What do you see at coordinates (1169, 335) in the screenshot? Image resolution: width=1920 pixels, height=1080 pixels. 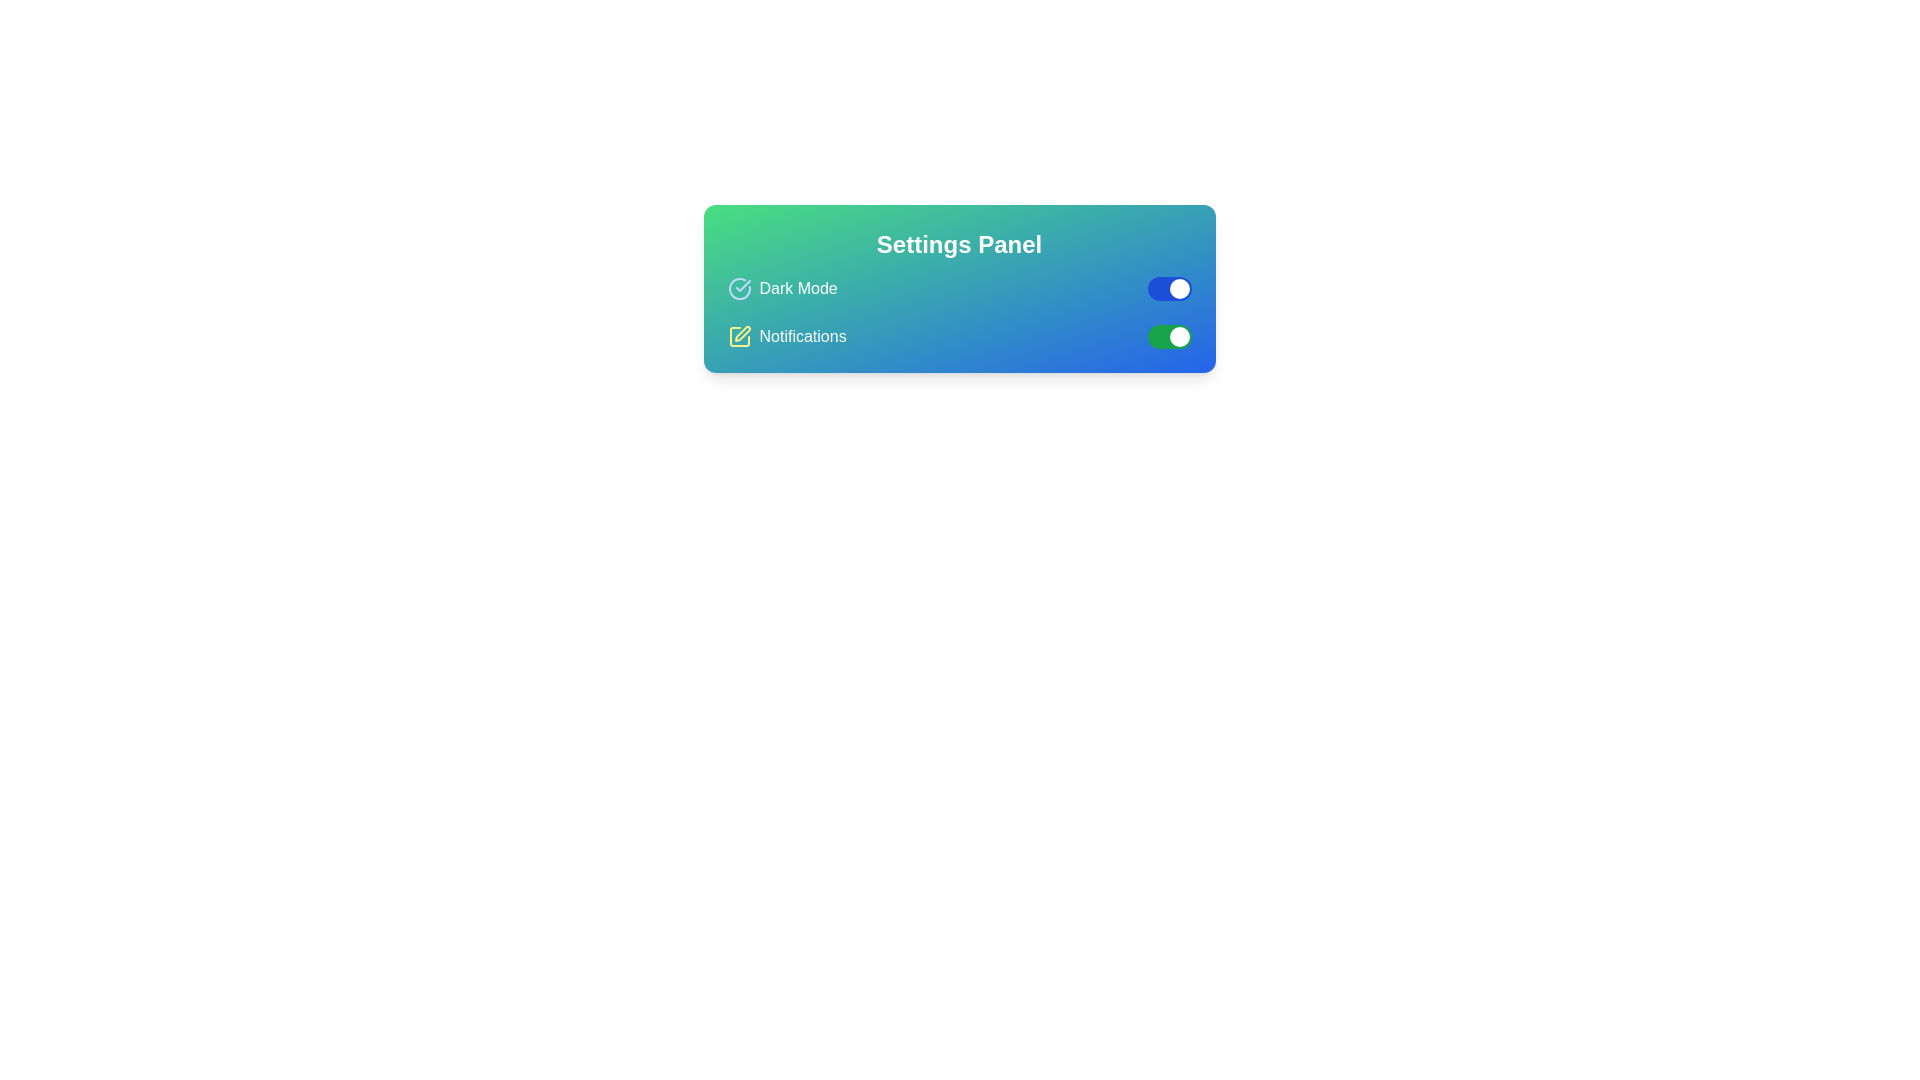 I see `switch` at bounding box center [1169, 335].